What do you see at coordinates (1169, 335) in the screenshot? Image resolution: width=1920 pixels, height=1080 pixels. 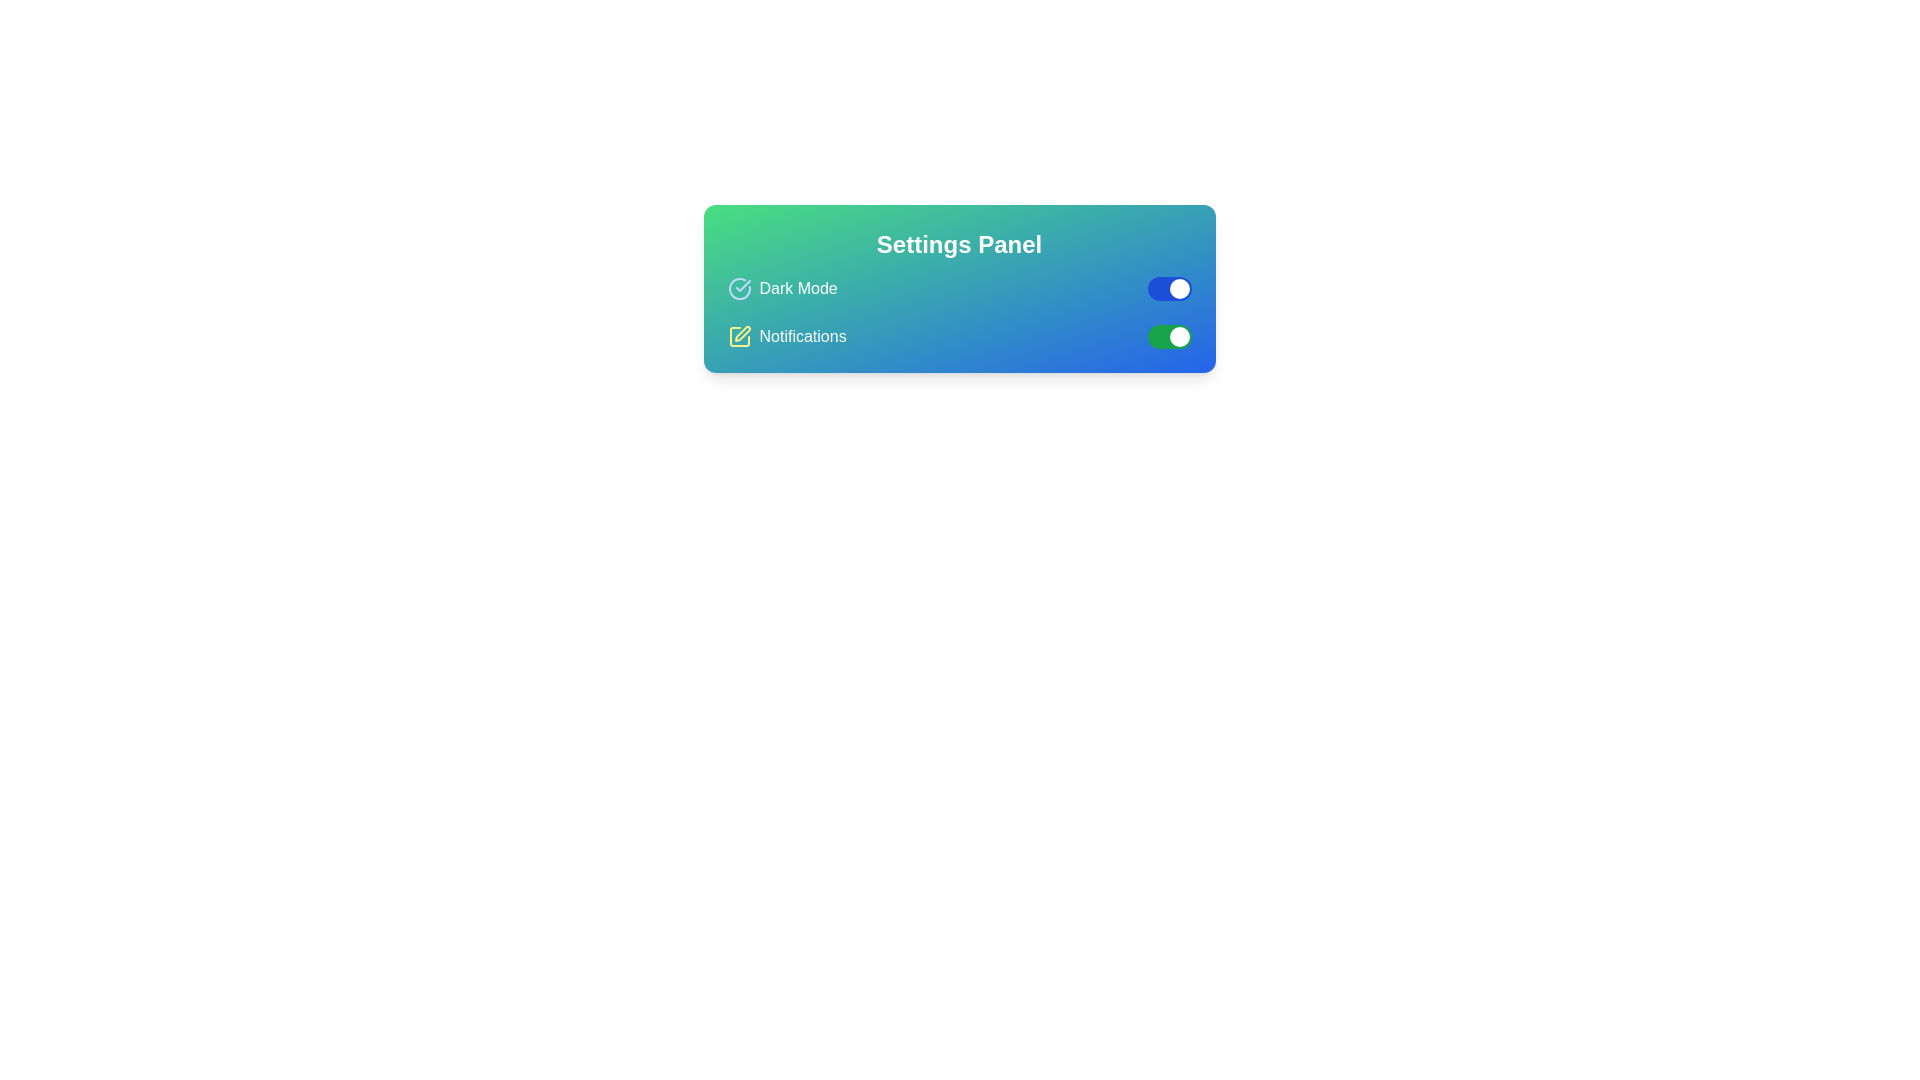 I see `switch` at bounding box center [1169, 335].